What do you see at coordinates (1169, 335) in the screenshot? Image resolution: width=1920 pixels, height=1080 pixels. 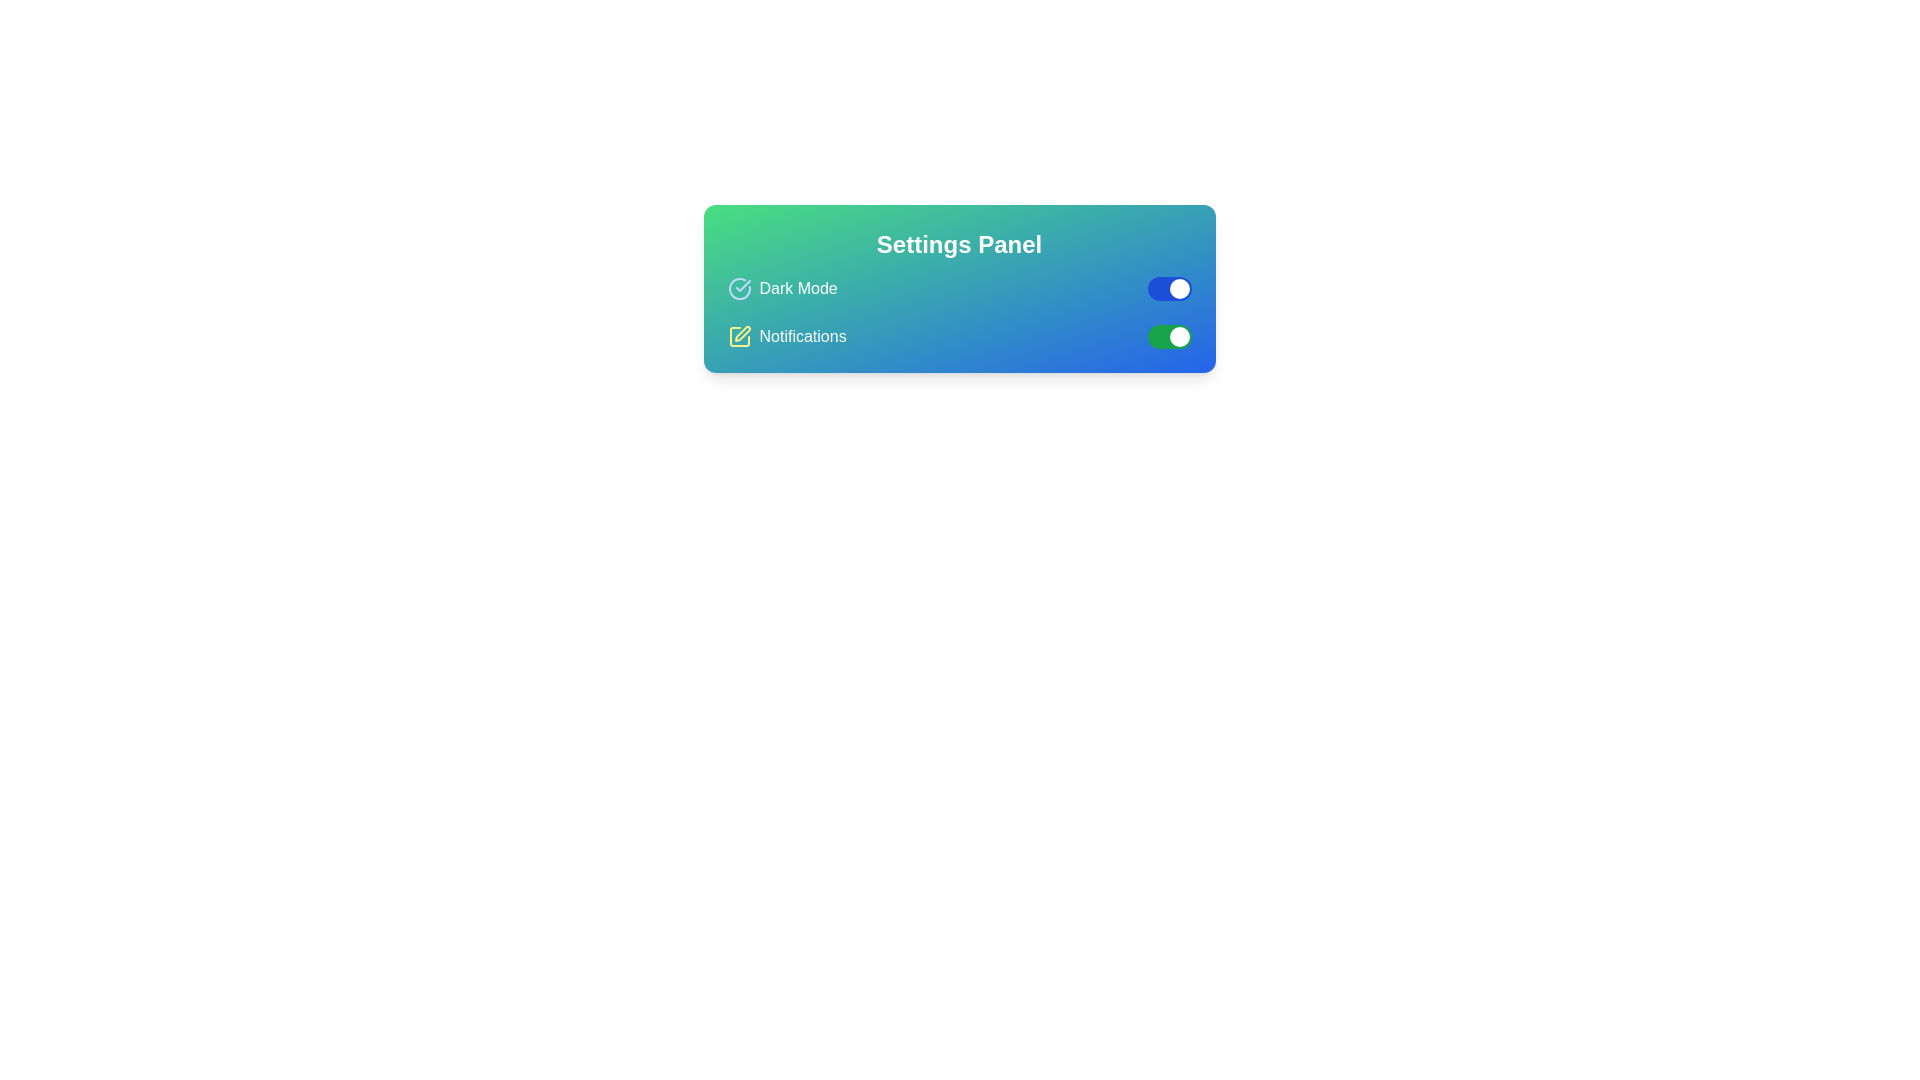 I see `switch` at bounding box center [1169, 335].